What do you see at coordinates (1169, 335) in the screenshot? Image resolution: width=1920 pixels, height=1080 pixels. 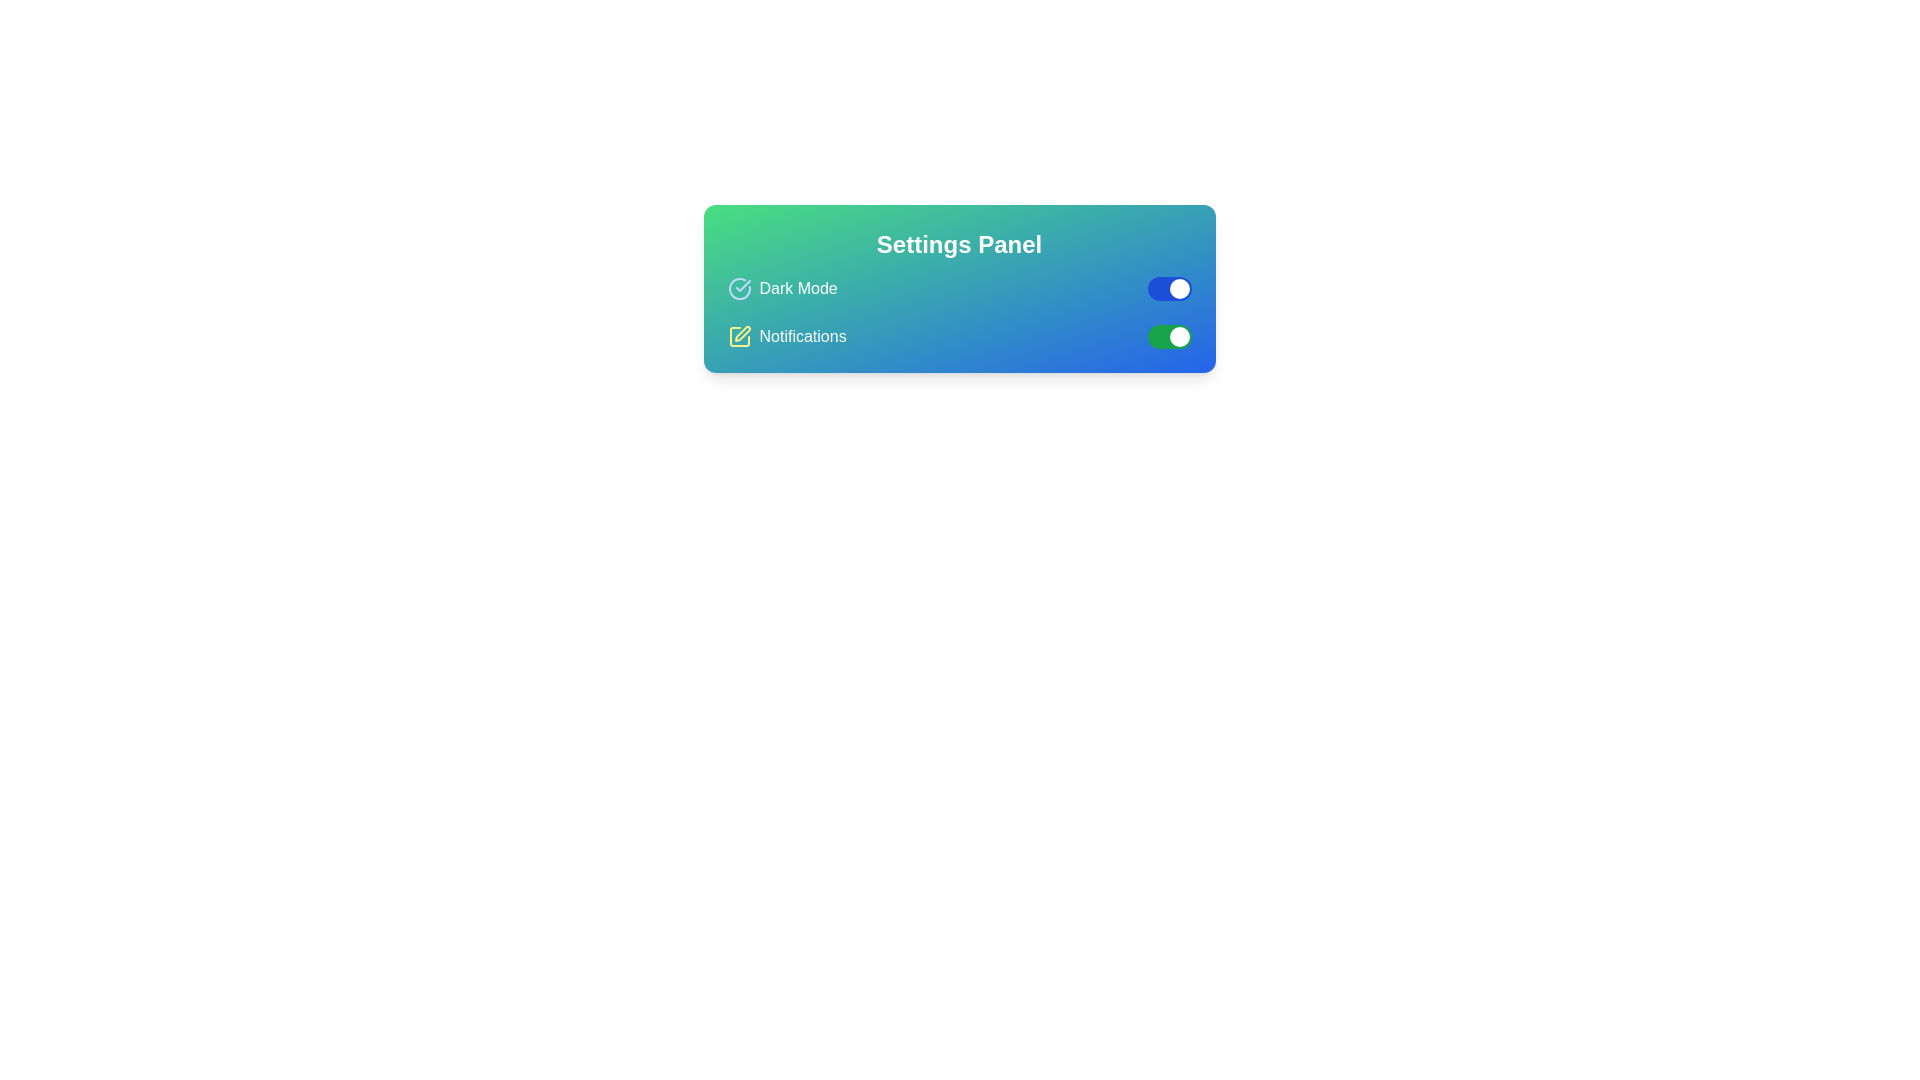 I see `switch` at bounding box center [1169, 335].